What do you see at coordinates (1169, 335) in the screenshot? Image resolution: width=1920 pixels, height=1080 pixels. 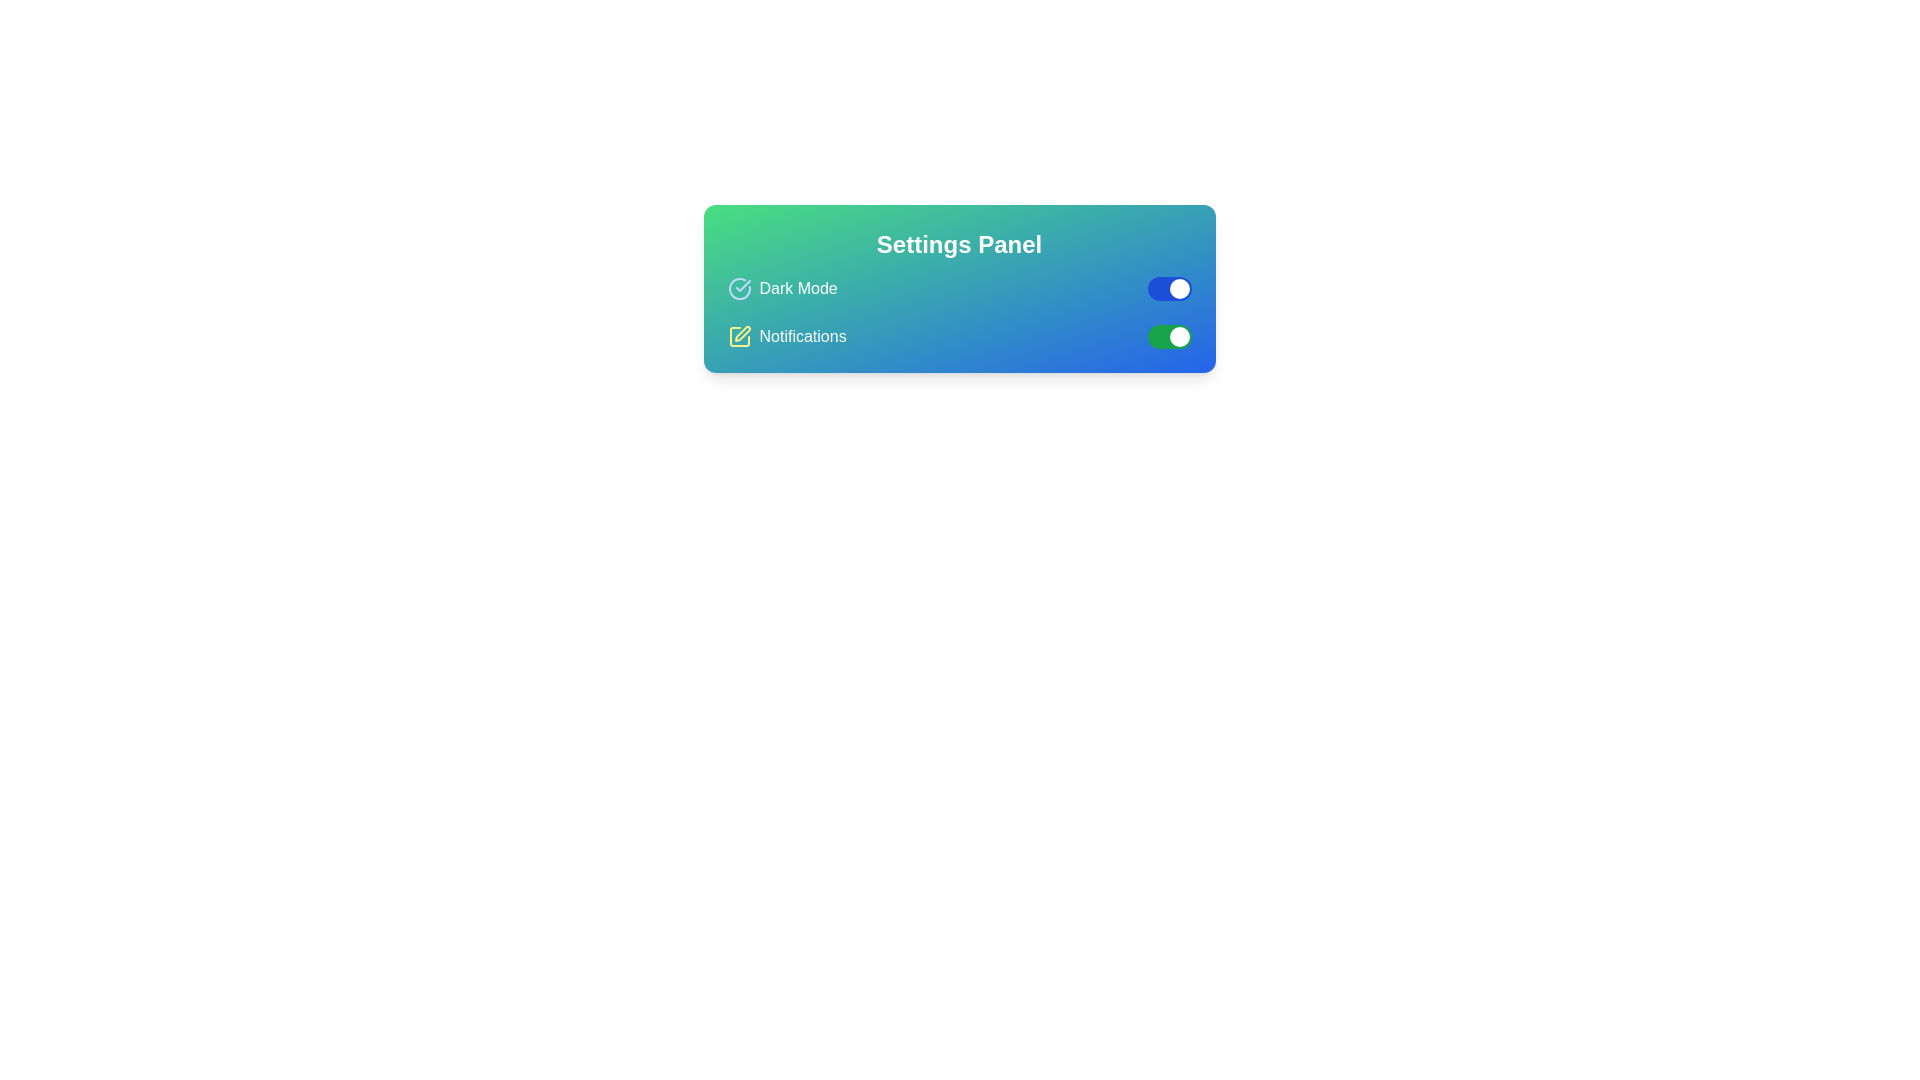 I see `switch` at bounding box center [1169, 335].